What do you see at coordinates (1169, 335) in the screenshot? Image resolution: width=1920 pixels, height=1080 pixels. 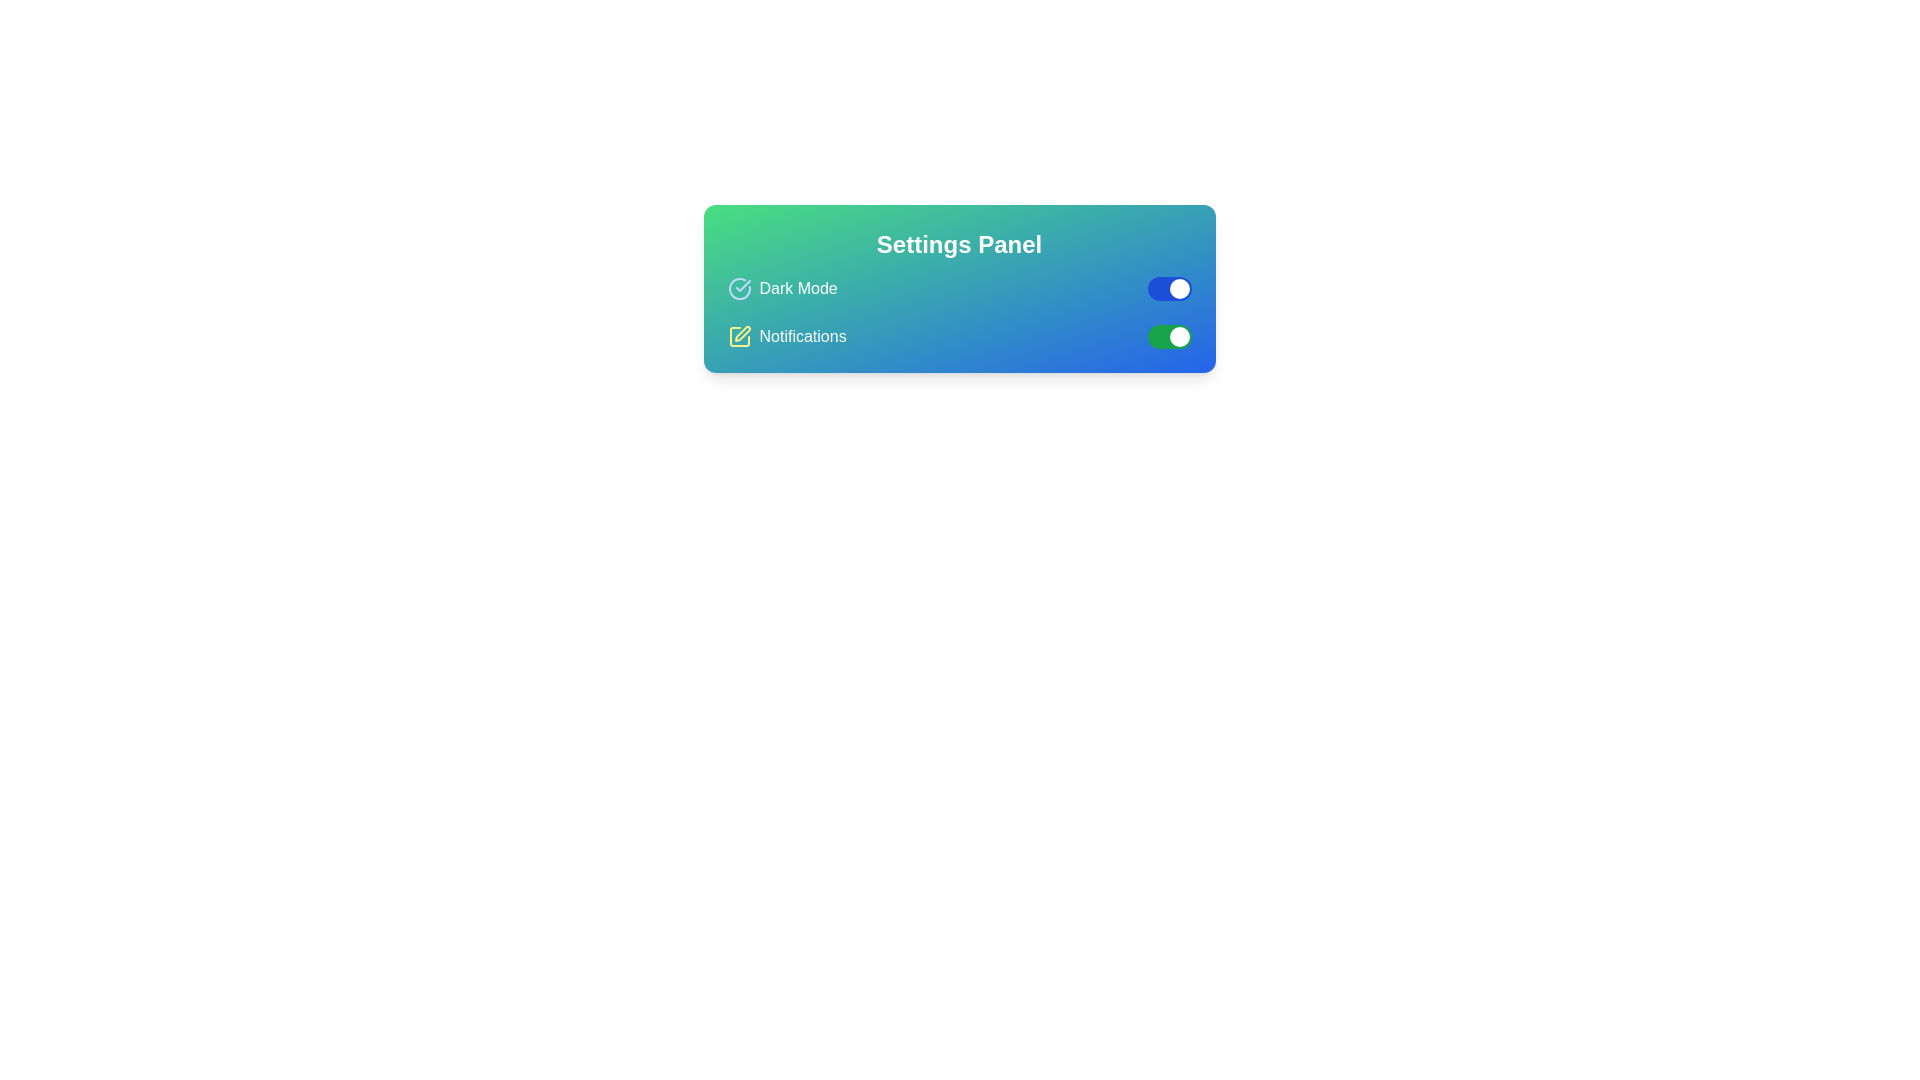 I see `switch` at bounding box center [1169, 335].